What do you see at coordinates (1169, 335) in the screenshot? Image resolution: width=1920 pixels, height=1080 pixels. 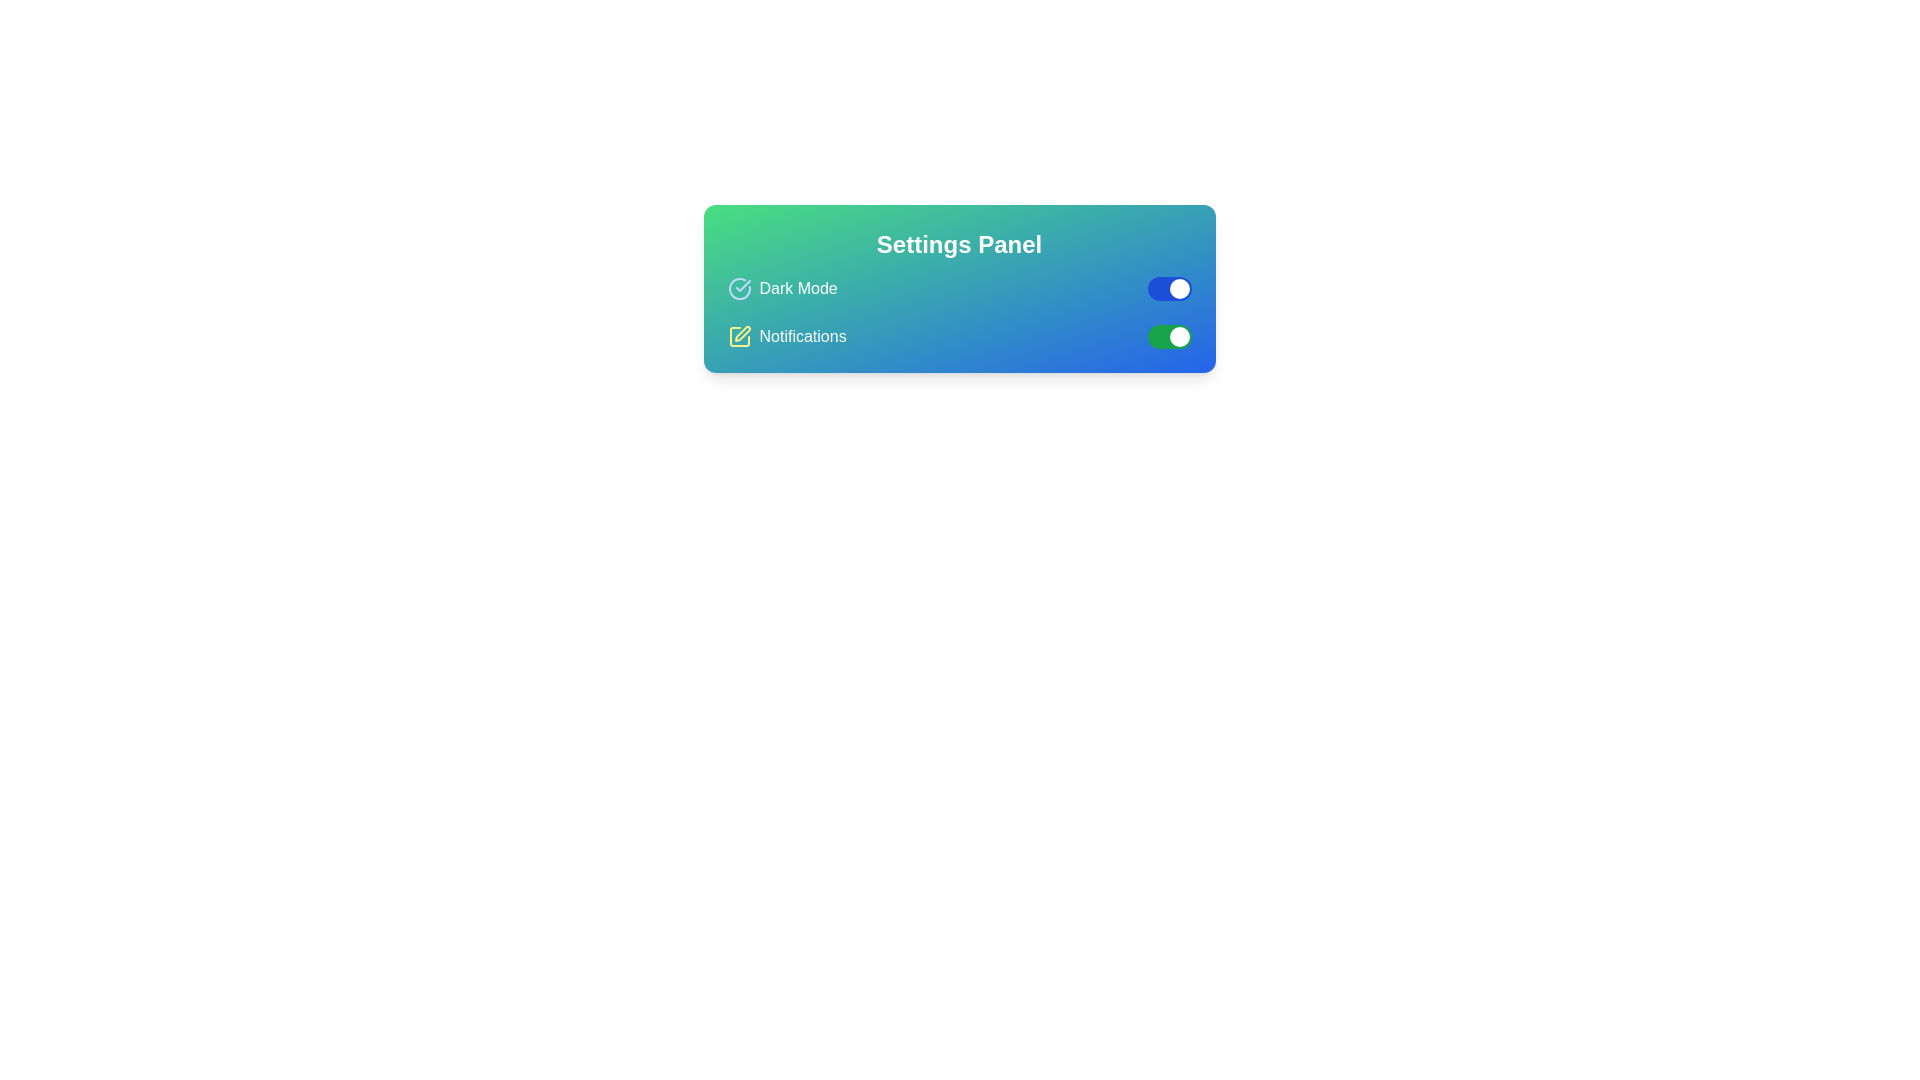 I see `switch` at bounding box center [1169, 335].